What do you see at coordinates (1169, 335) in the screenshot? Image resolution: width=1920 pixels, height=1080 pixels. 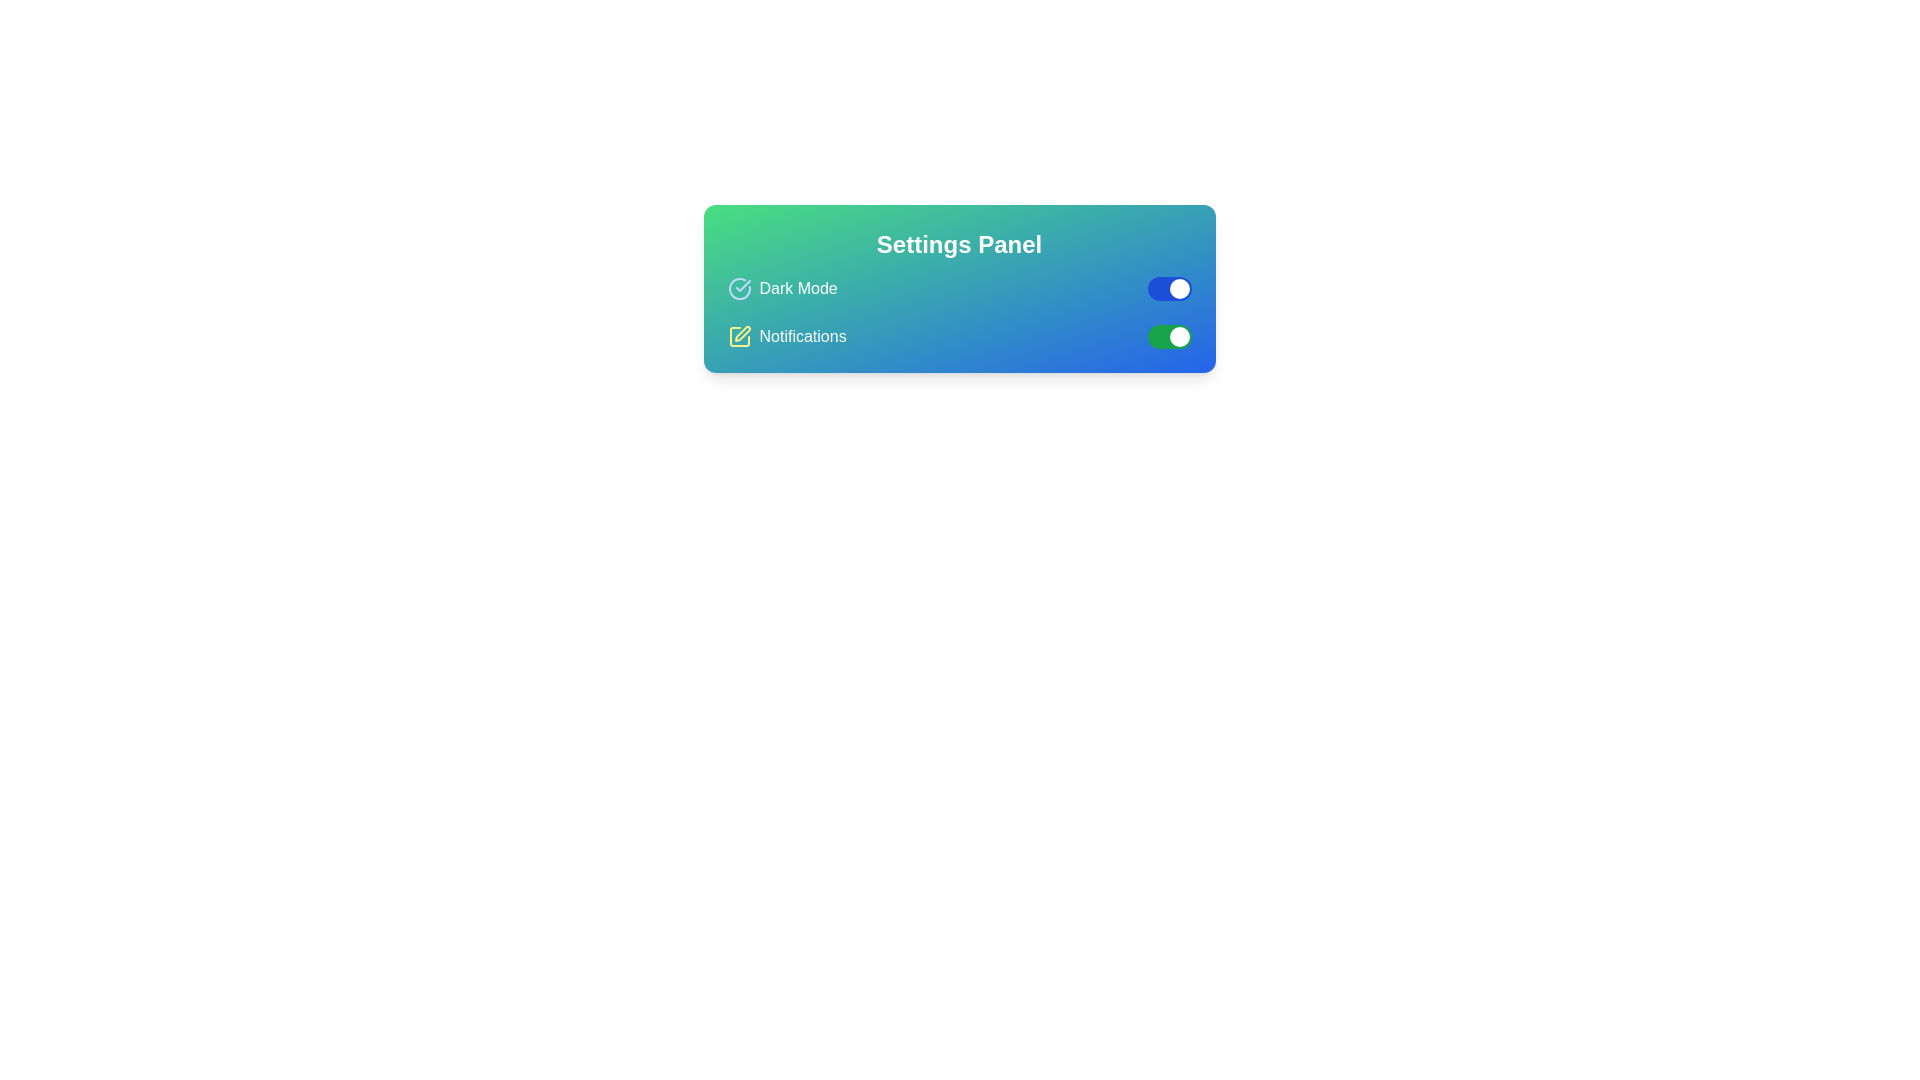 I see `switch` at bounding box center [1169, 335].